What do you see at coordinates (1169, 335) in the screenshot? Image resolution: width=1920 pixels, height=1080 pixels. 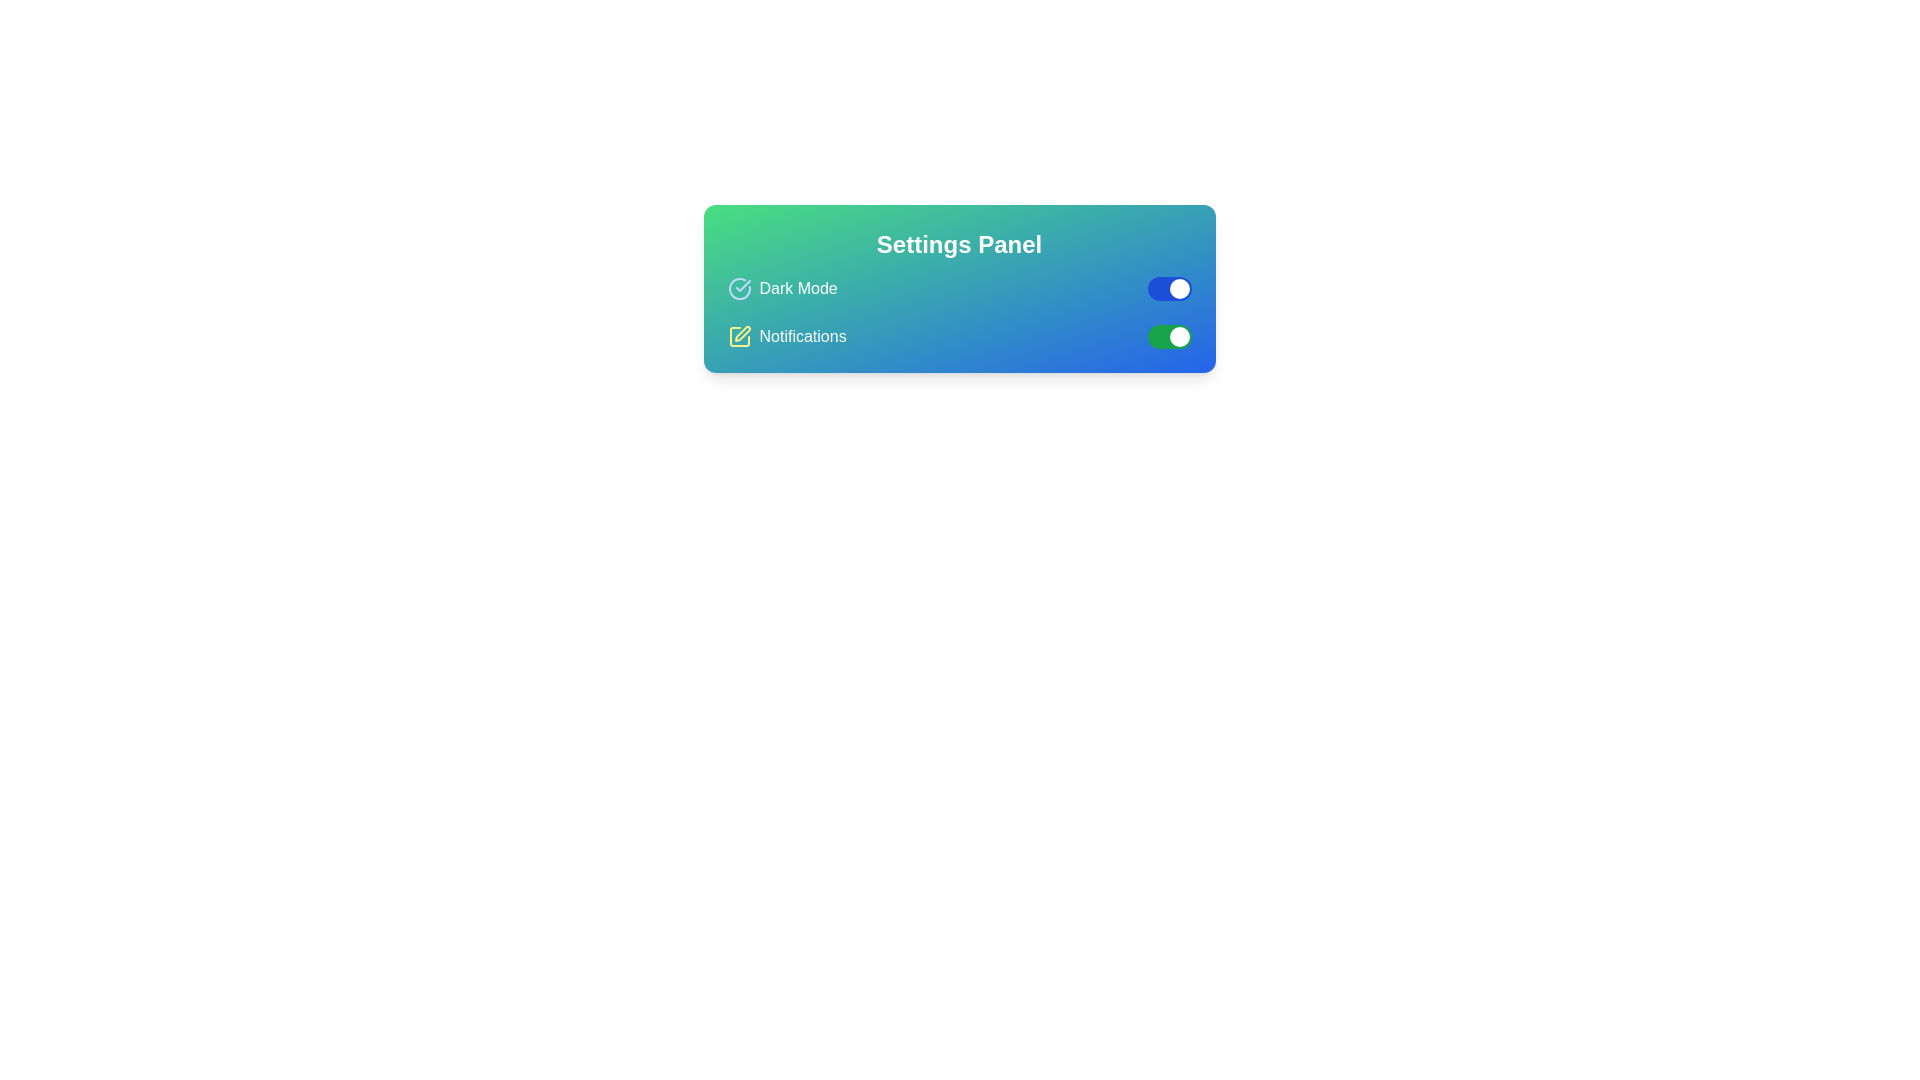 I see `switch` at bounding box center [1169, 335].